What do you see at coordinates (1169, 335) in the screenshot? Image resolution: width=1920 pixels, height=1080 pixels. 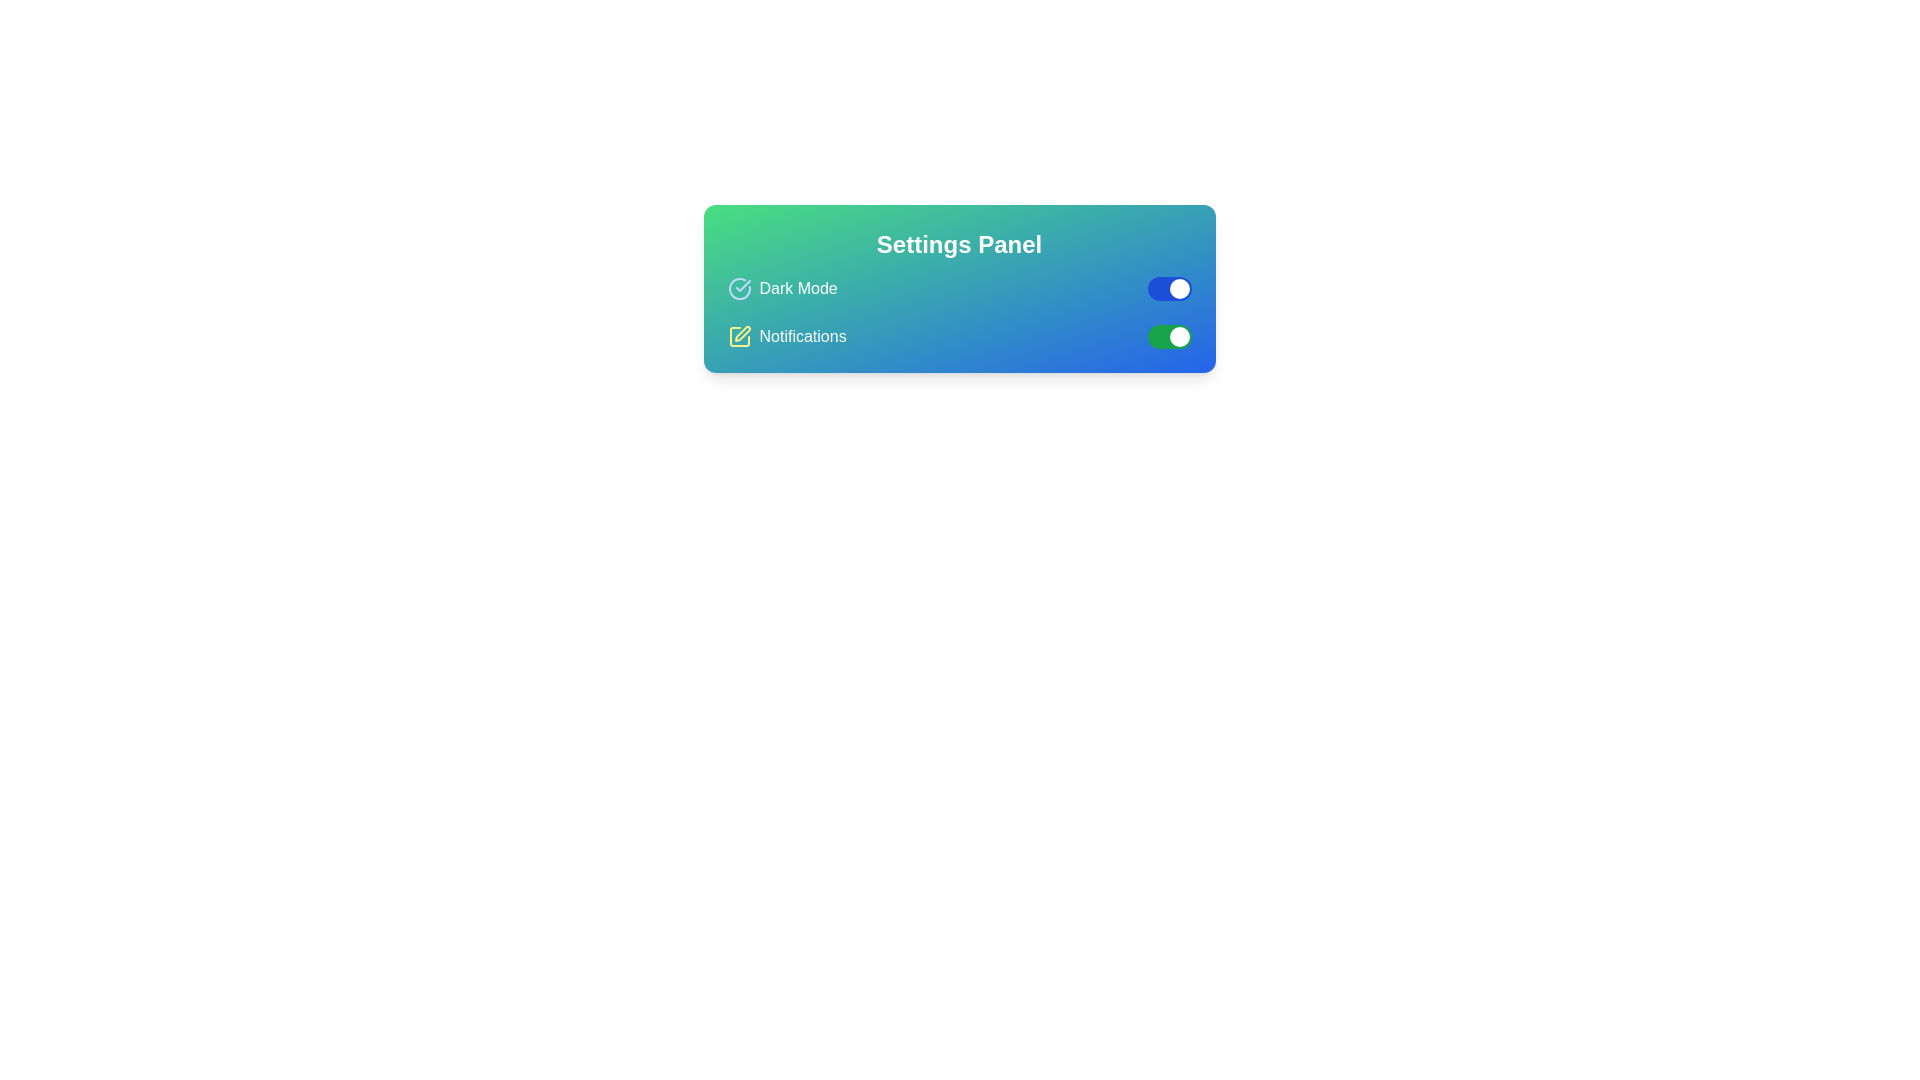 I see `switch` at bounding box center [1169, 335].